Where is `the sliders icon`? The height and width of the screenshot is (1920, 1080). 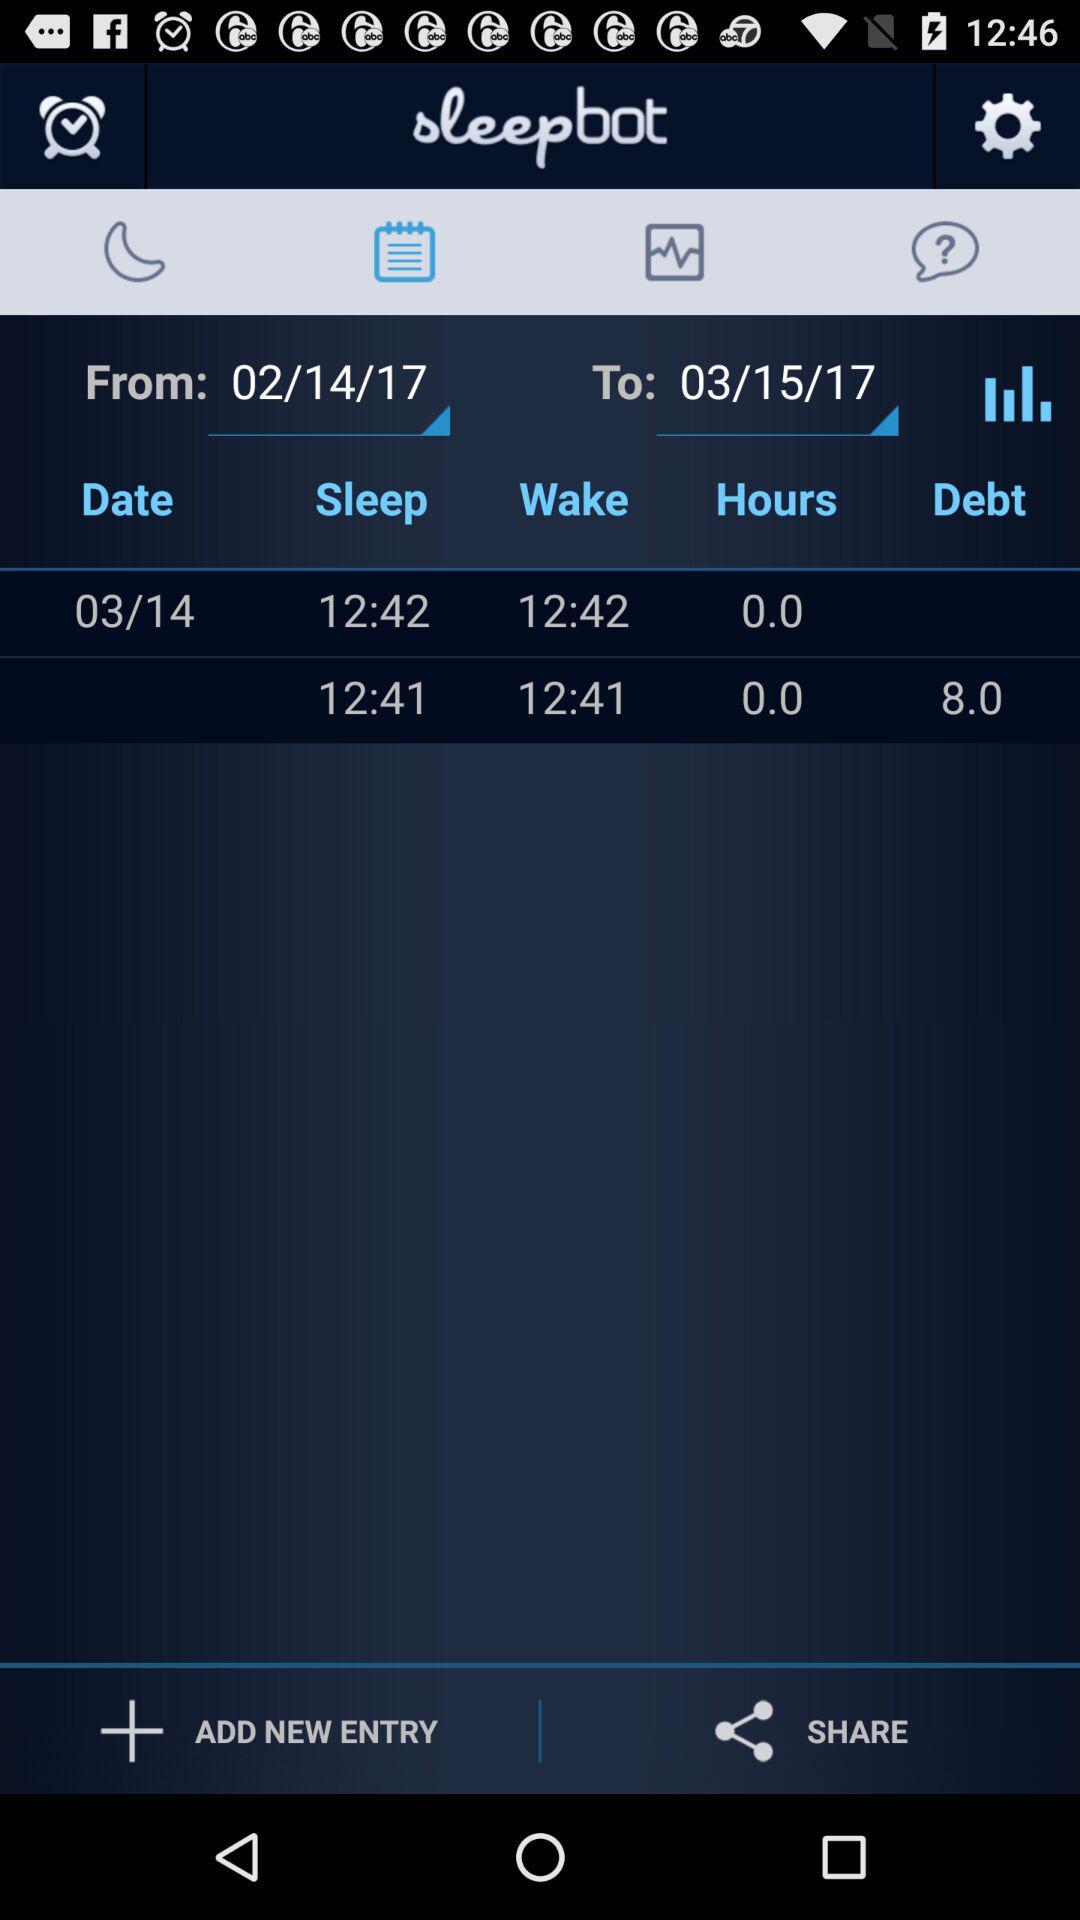
the sliders icon is located at coordinates (1018, 403).